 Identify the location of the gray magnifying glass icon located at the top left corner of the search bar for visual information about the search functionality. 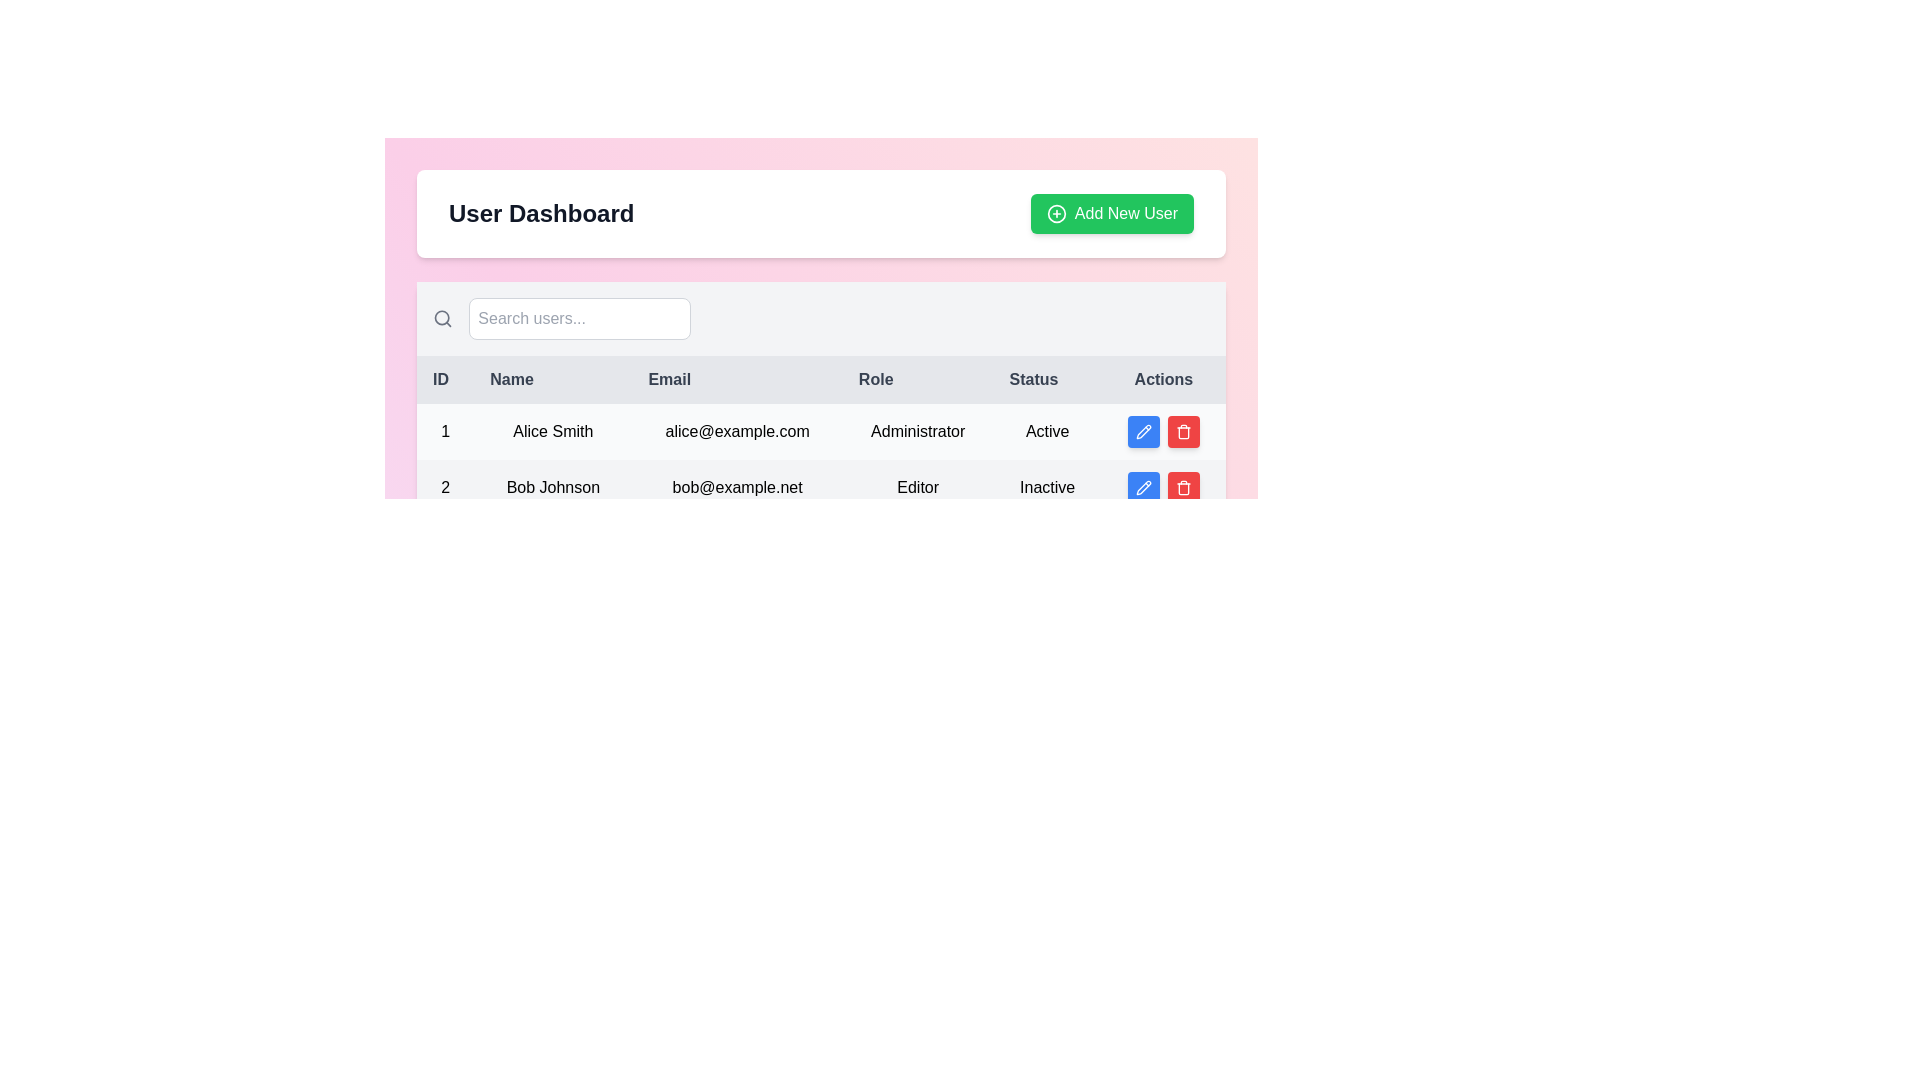
(442, 318).